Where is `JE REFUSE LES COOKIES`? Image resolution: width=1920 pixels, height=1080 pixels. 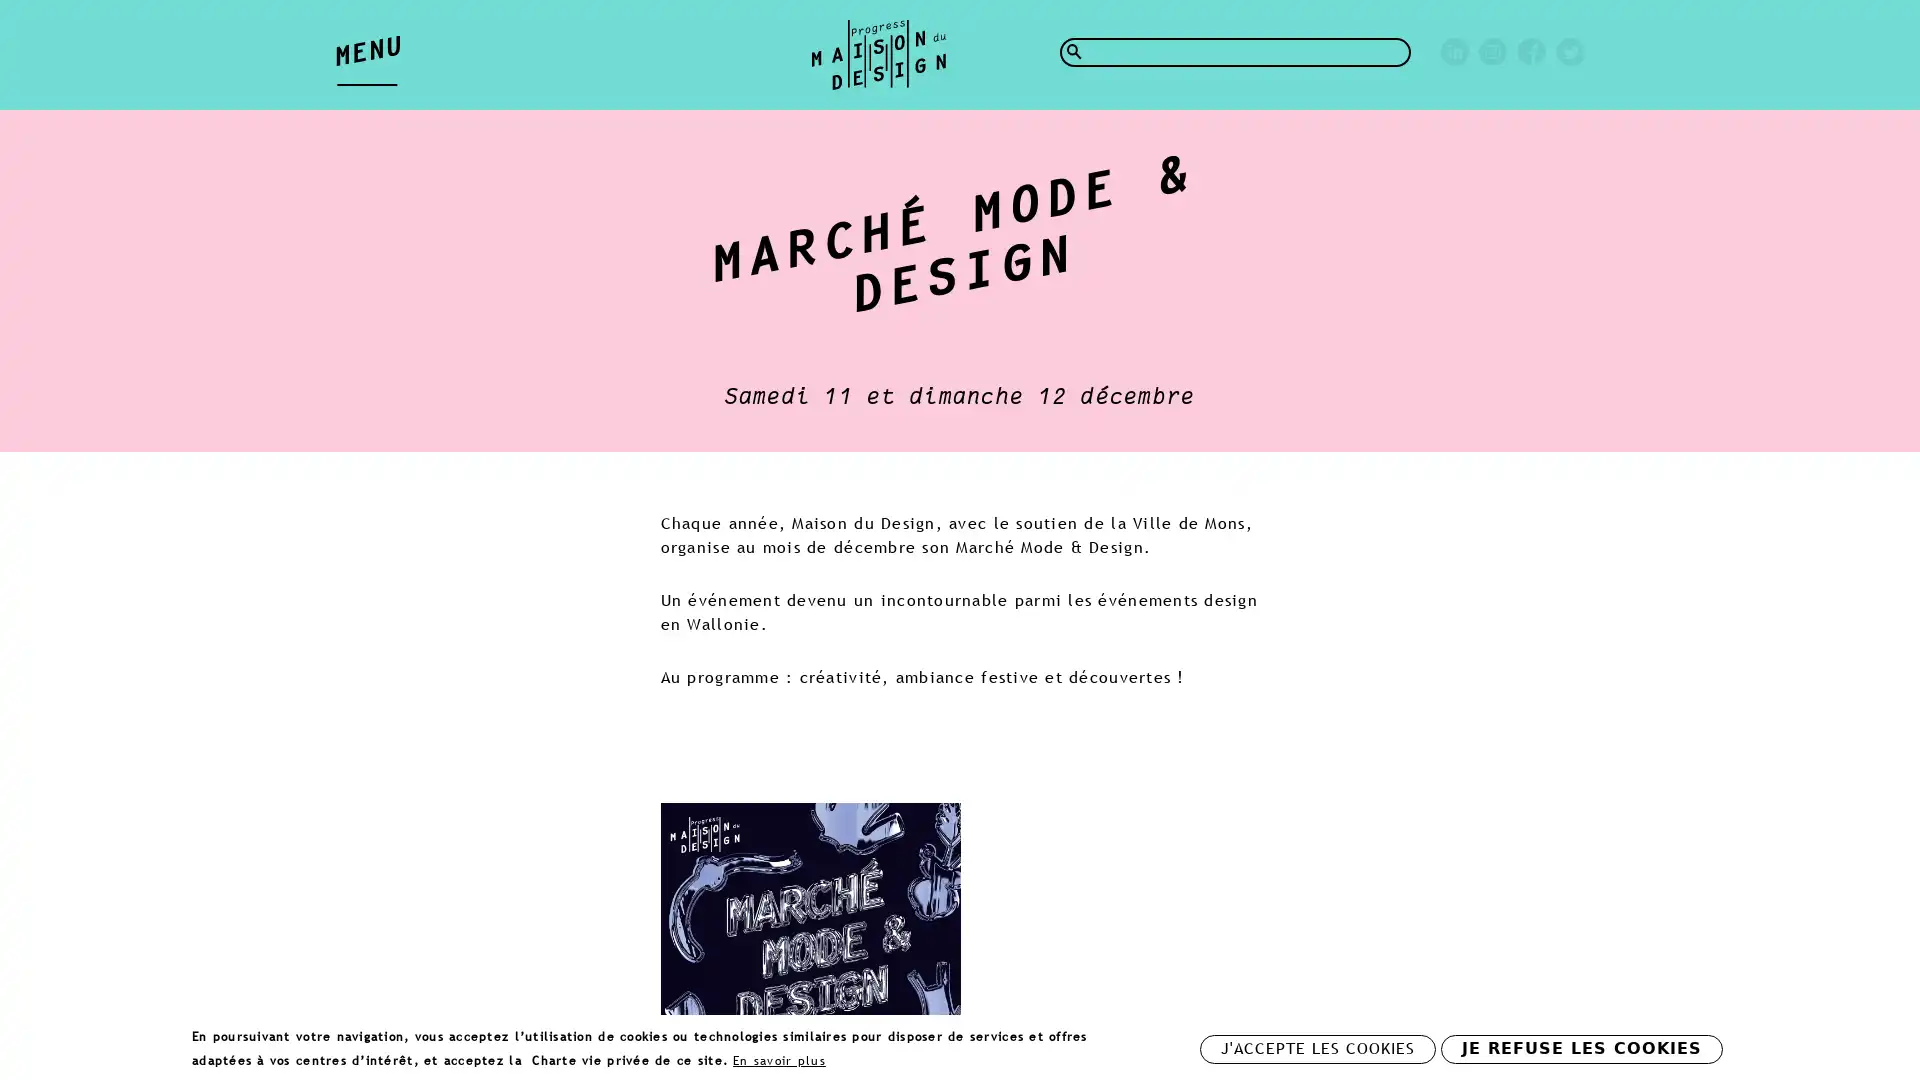
JE REFUSE LES COOKIES is located at coordinates (1581, 1048).